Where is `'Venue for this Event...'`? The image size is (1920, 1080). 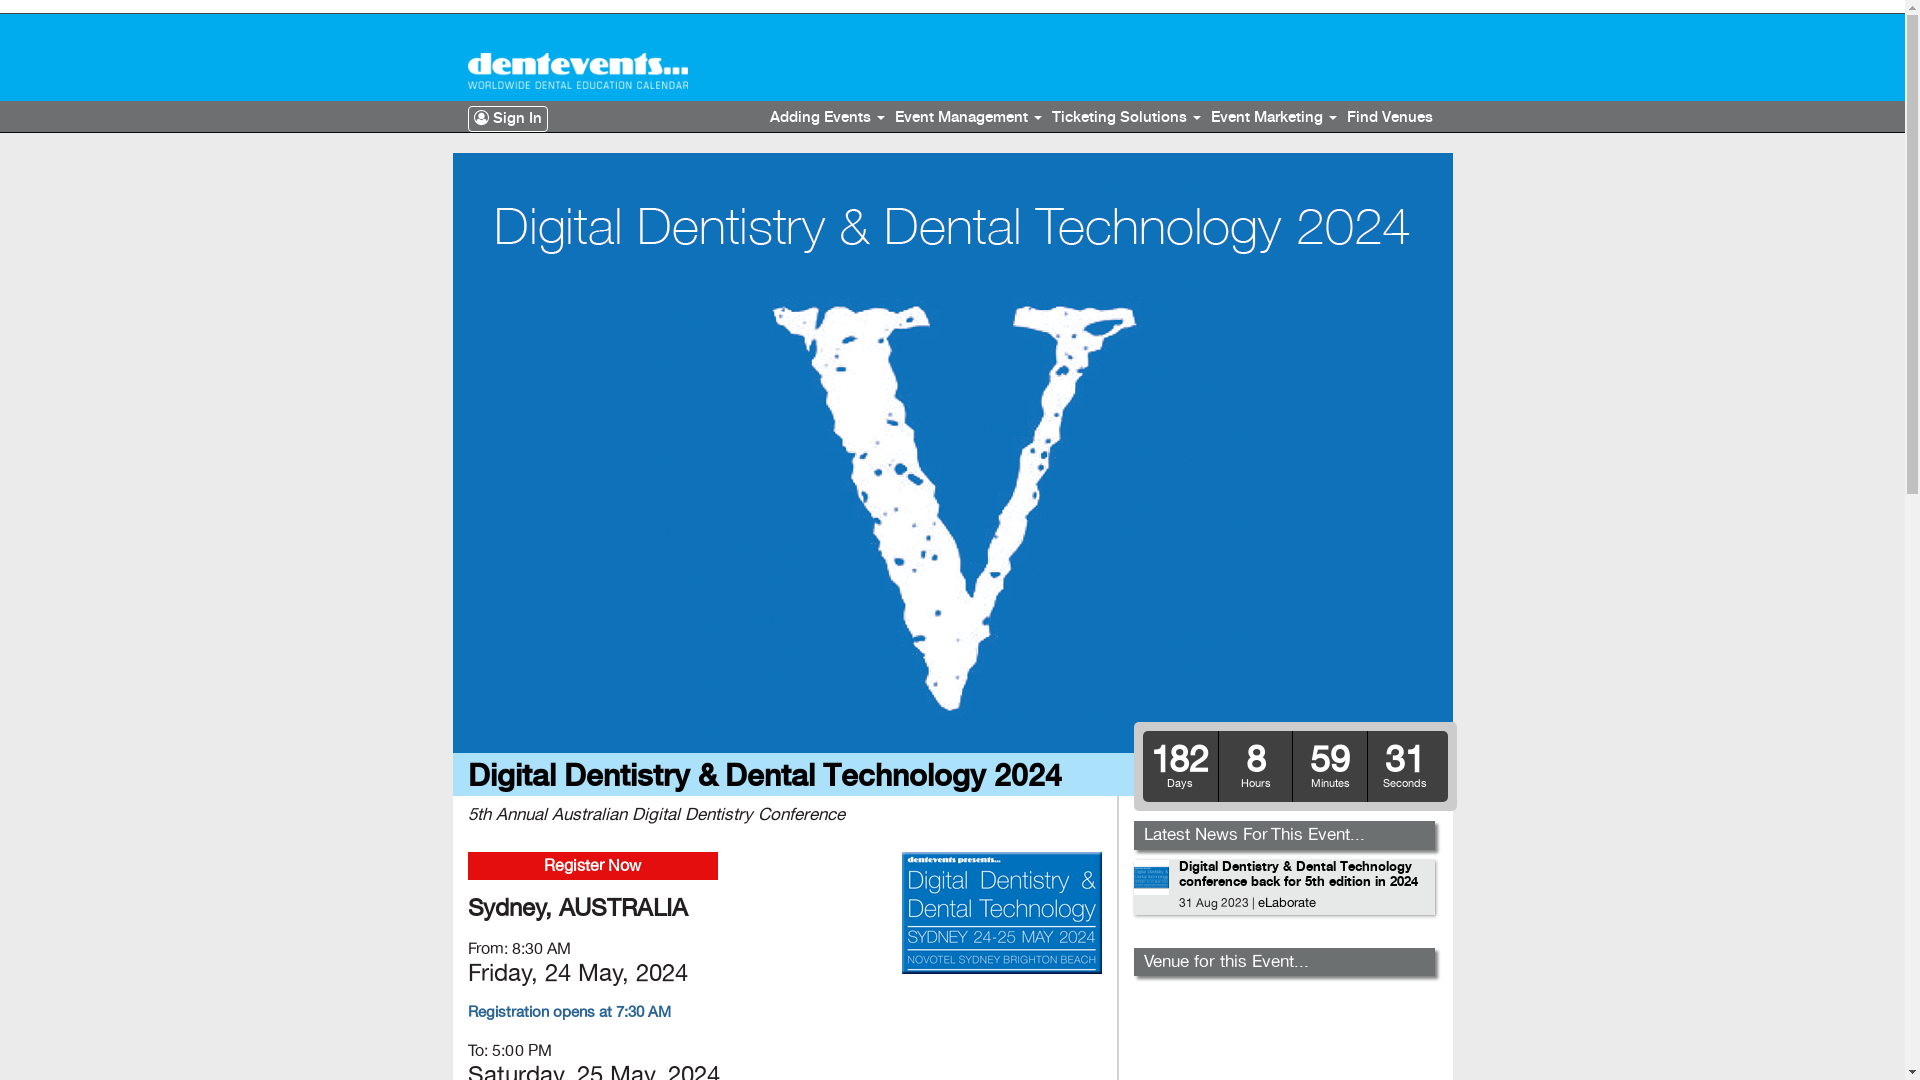 'Venue for this Event...' is located at coordinates (1143, 960).